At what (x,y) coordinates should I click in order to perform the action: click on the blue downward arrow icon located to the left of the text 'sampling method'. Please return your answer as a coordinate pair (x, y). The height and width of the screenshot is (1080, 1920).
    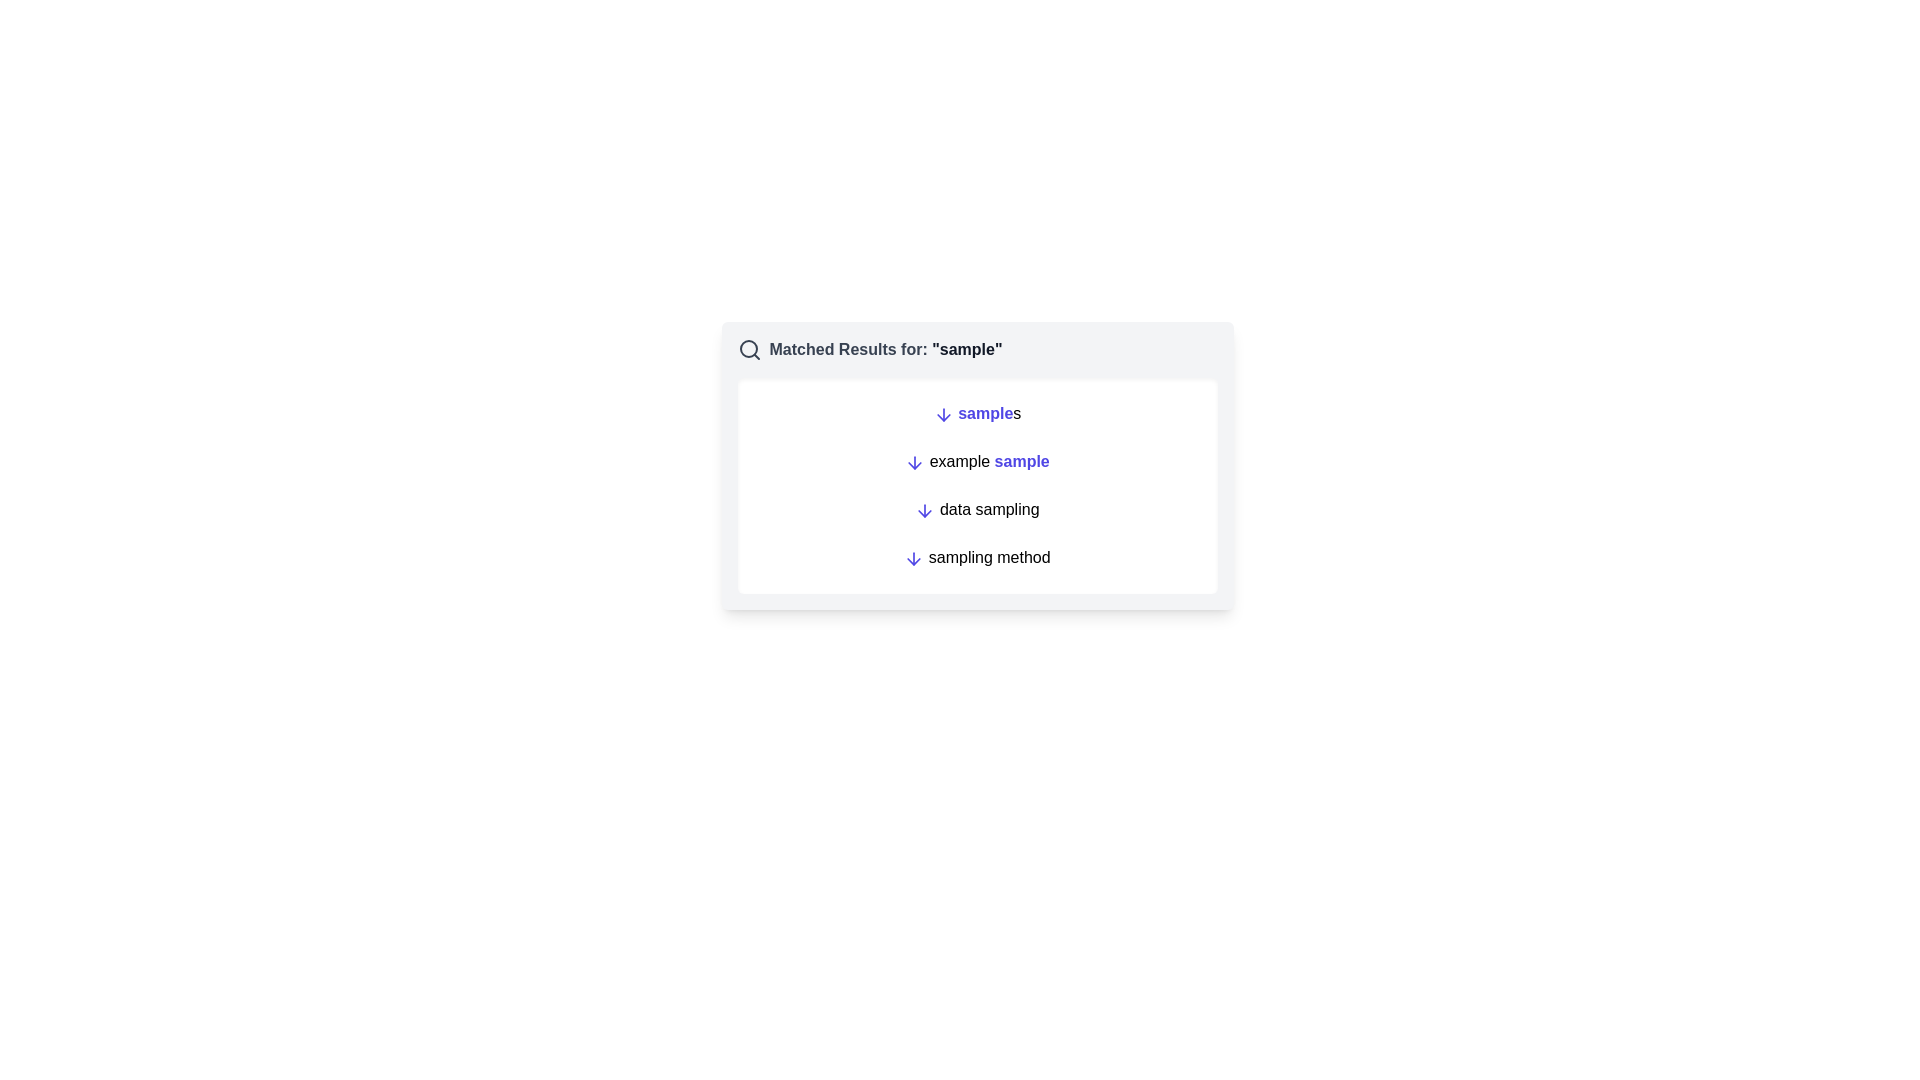
    Looking at the image, I should click on (913, 558).